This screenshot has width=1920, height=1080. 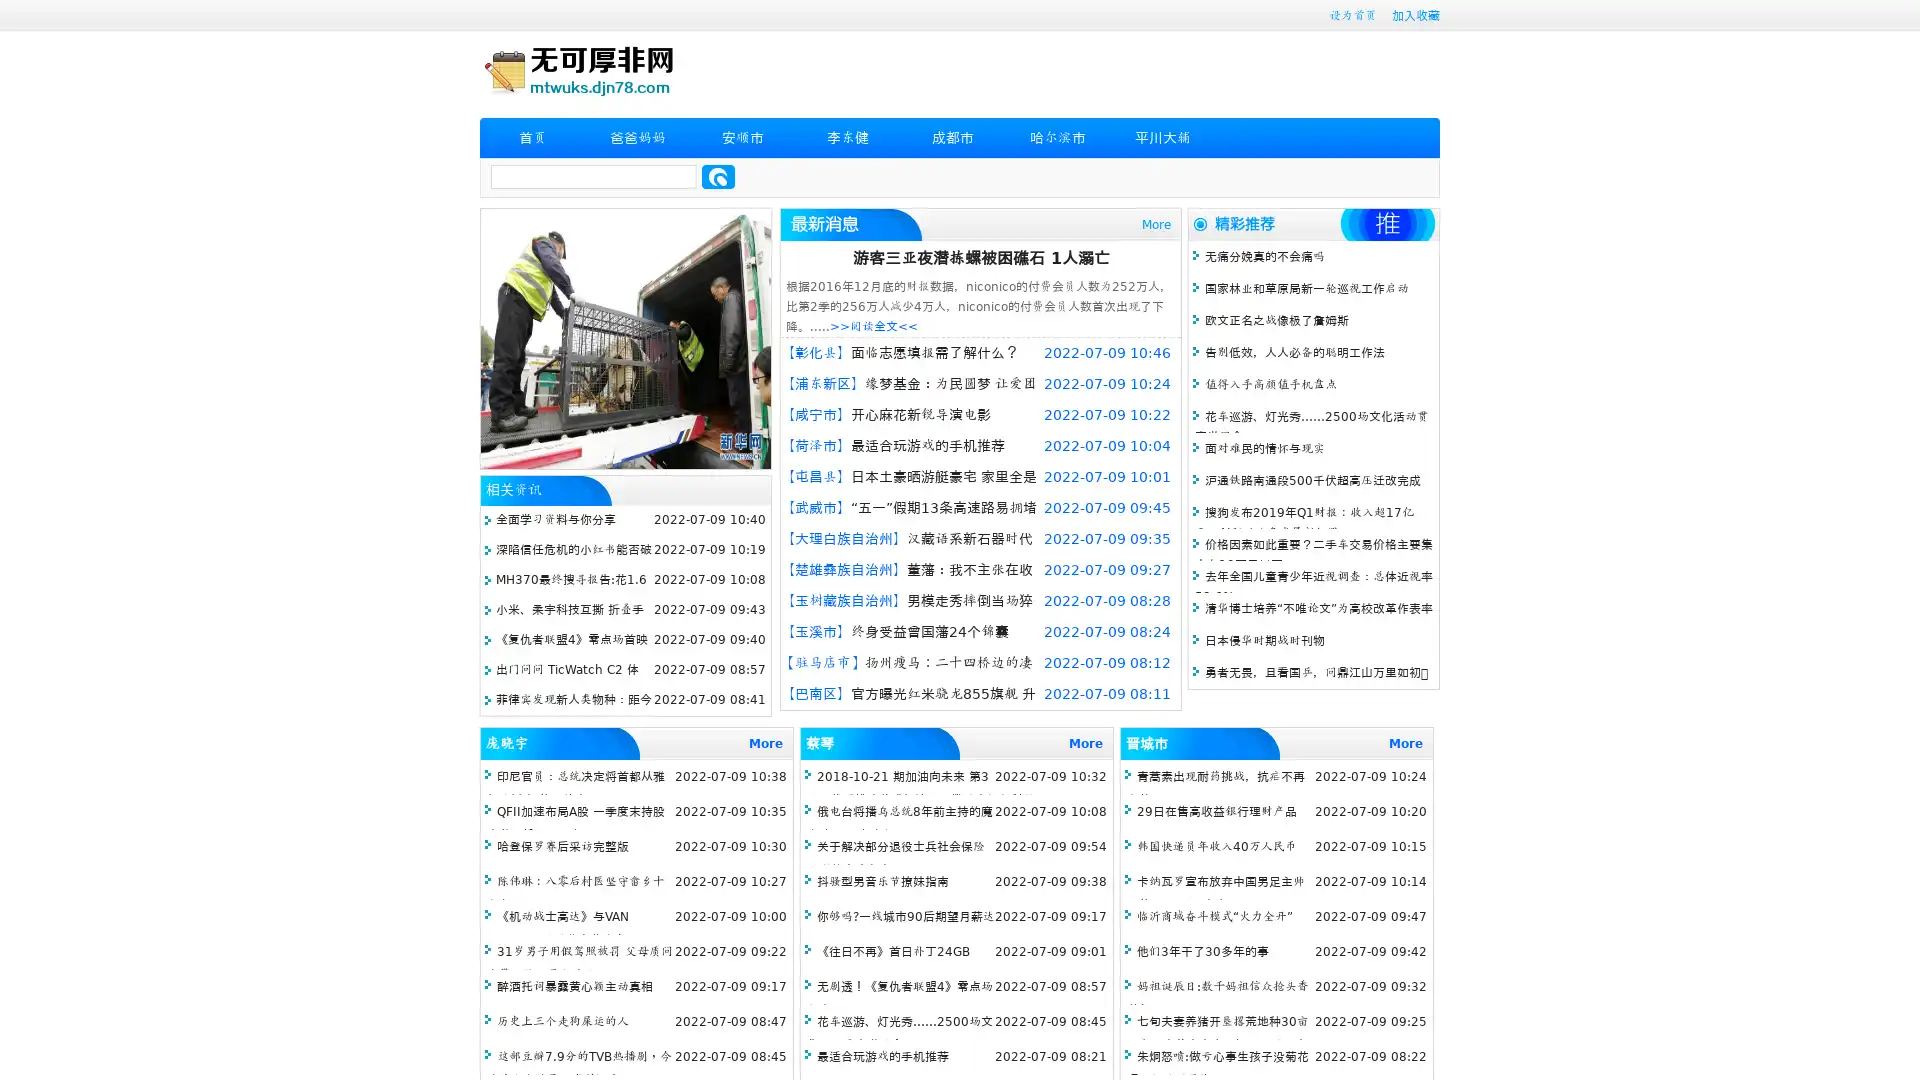 I want to click on Search, so click(x=718, y=176).